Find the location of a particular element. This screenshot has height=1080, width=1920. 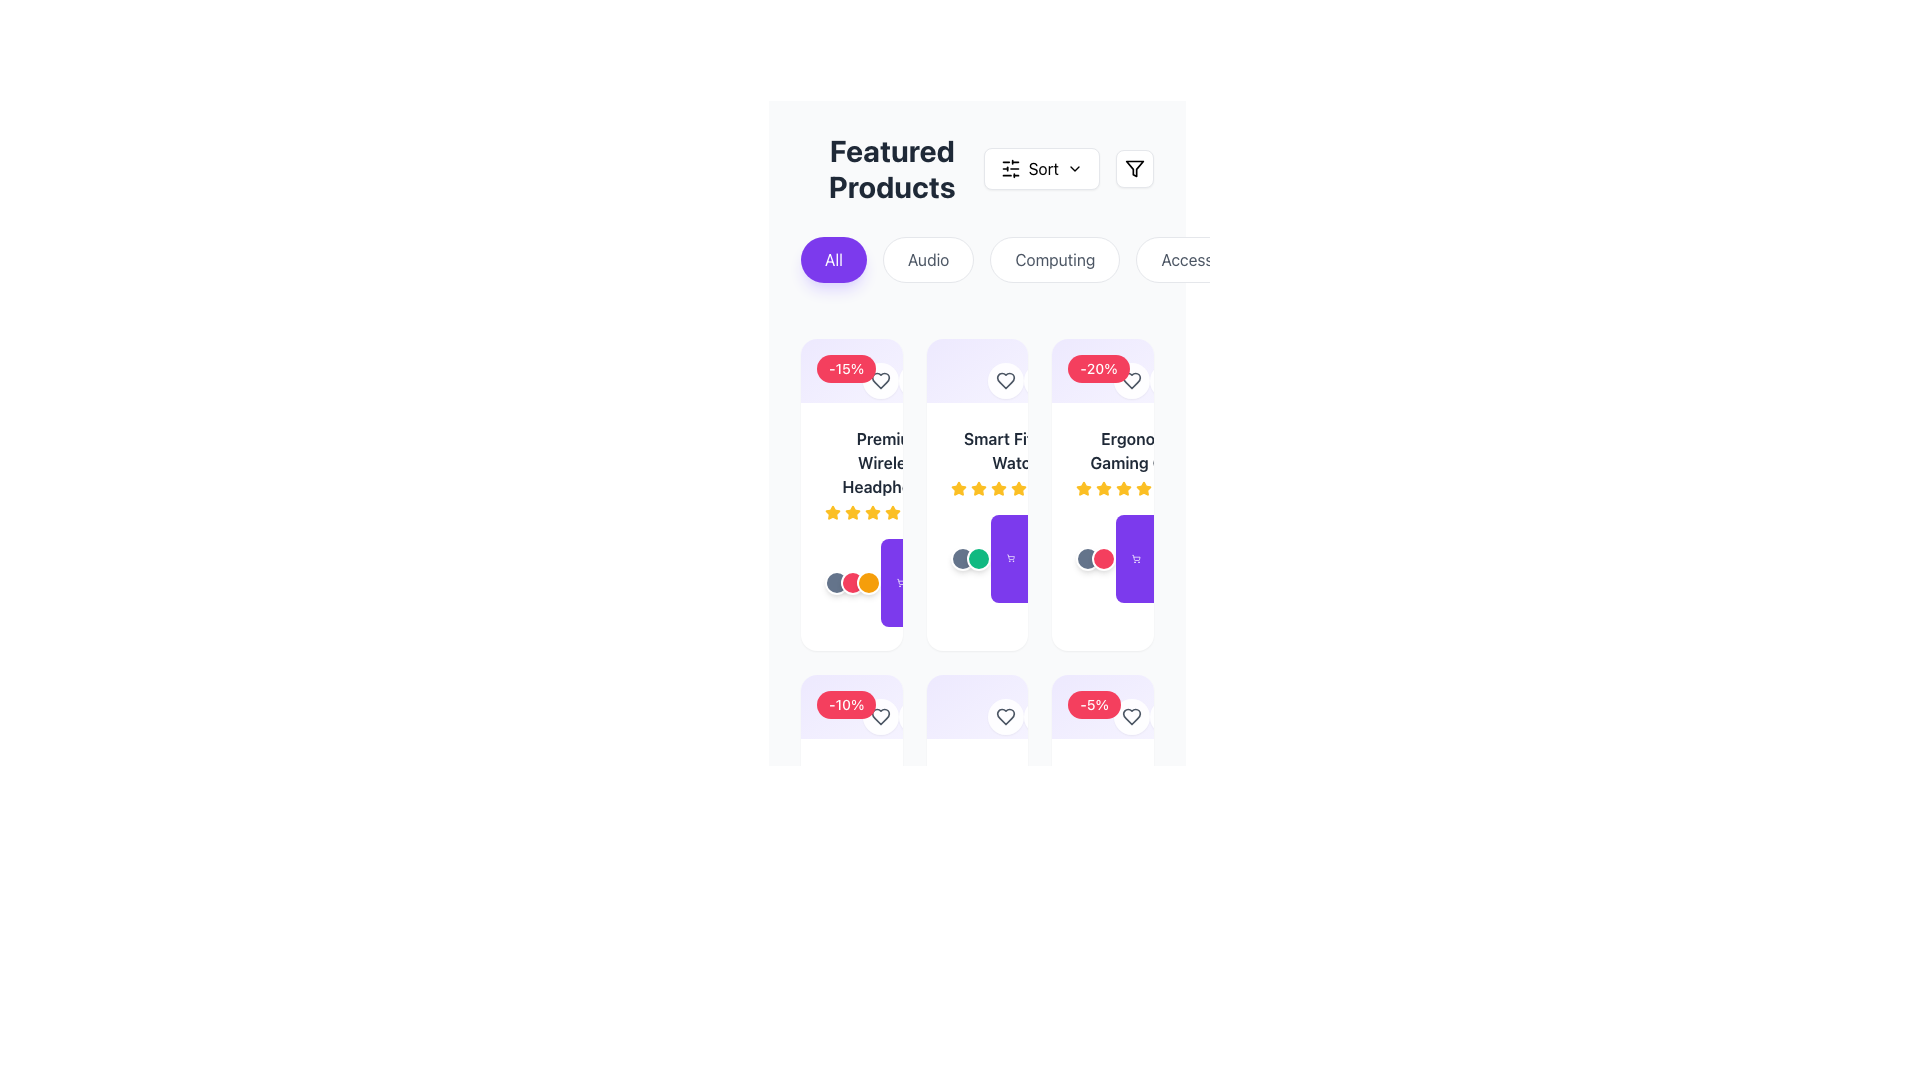

the heart-shaped 'like' button located at the top-right corner of the product card to mark the product as favorite is located at coordinates (1006, 381).